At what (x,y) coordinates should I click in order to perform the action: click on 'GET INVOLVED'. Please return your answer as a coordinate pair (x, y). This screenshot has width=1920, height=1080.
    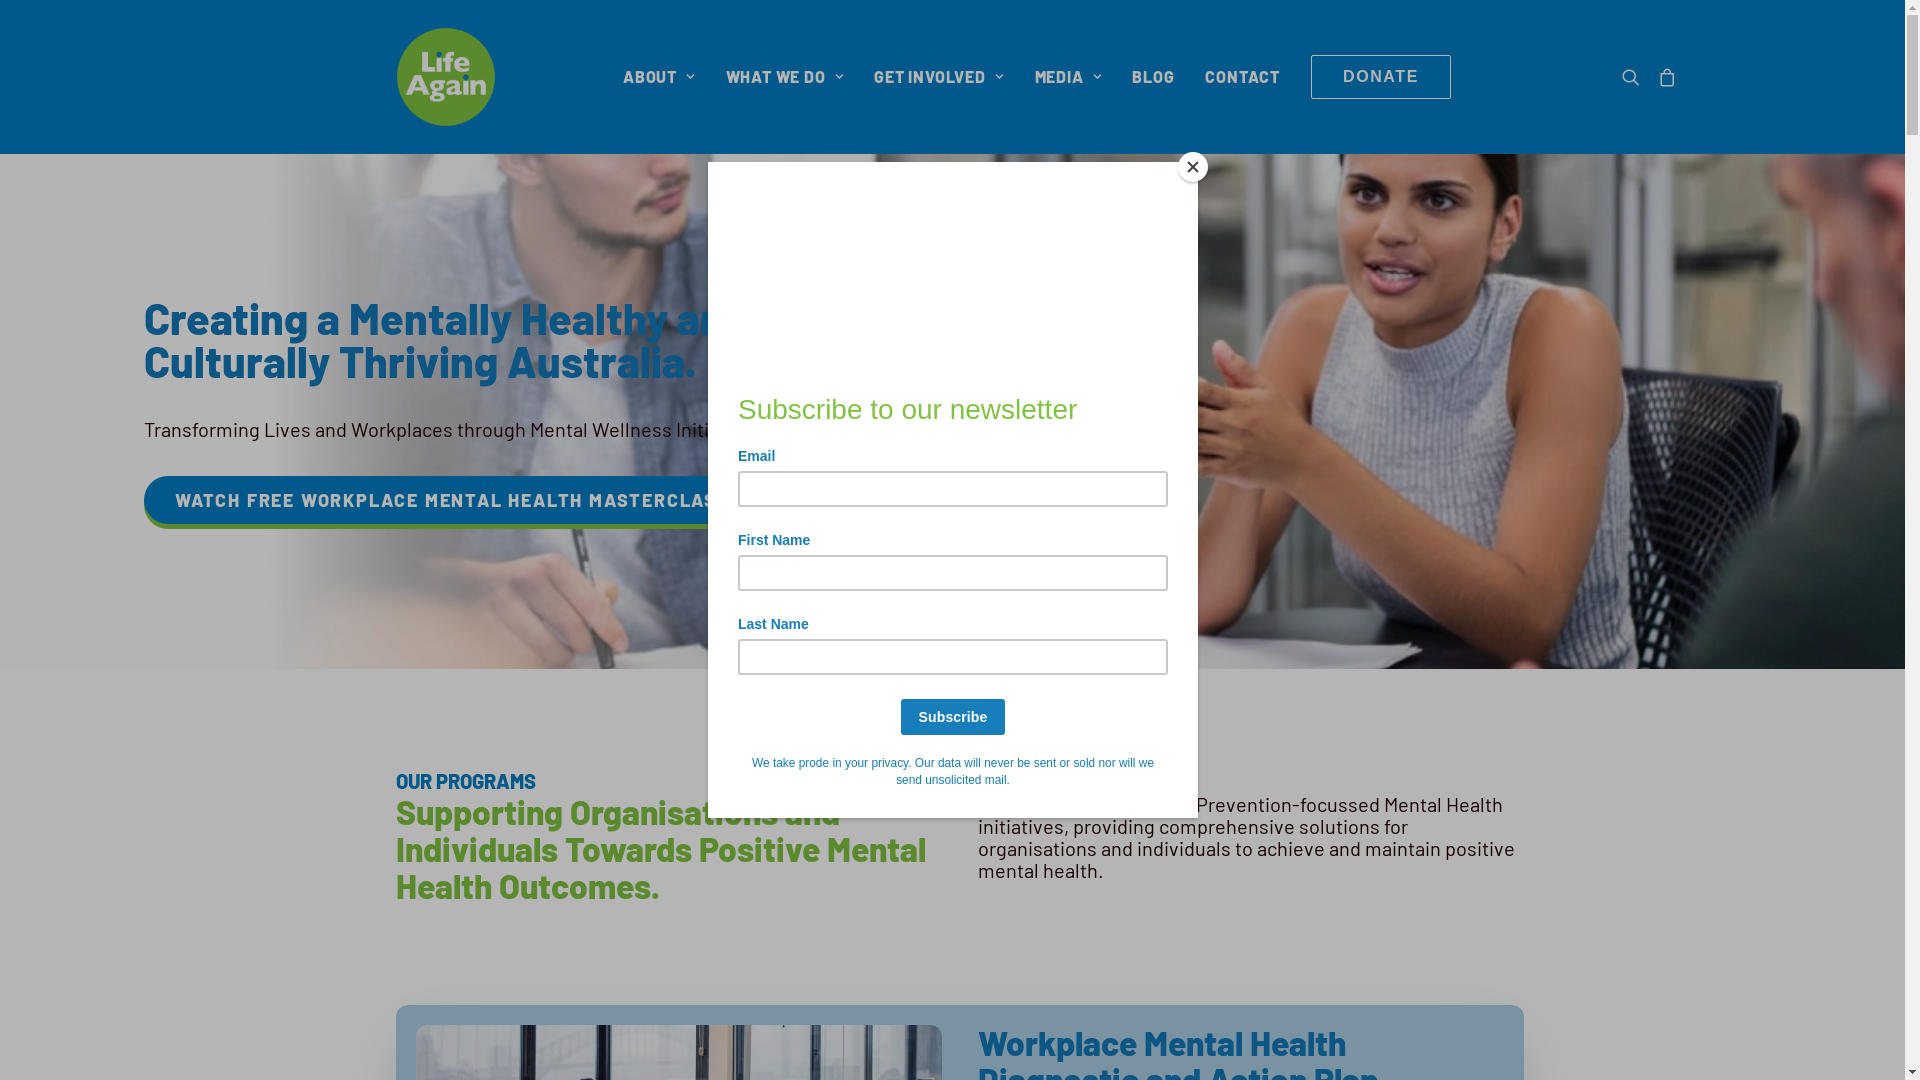
    Looking at the image, I should click on (937, 76).